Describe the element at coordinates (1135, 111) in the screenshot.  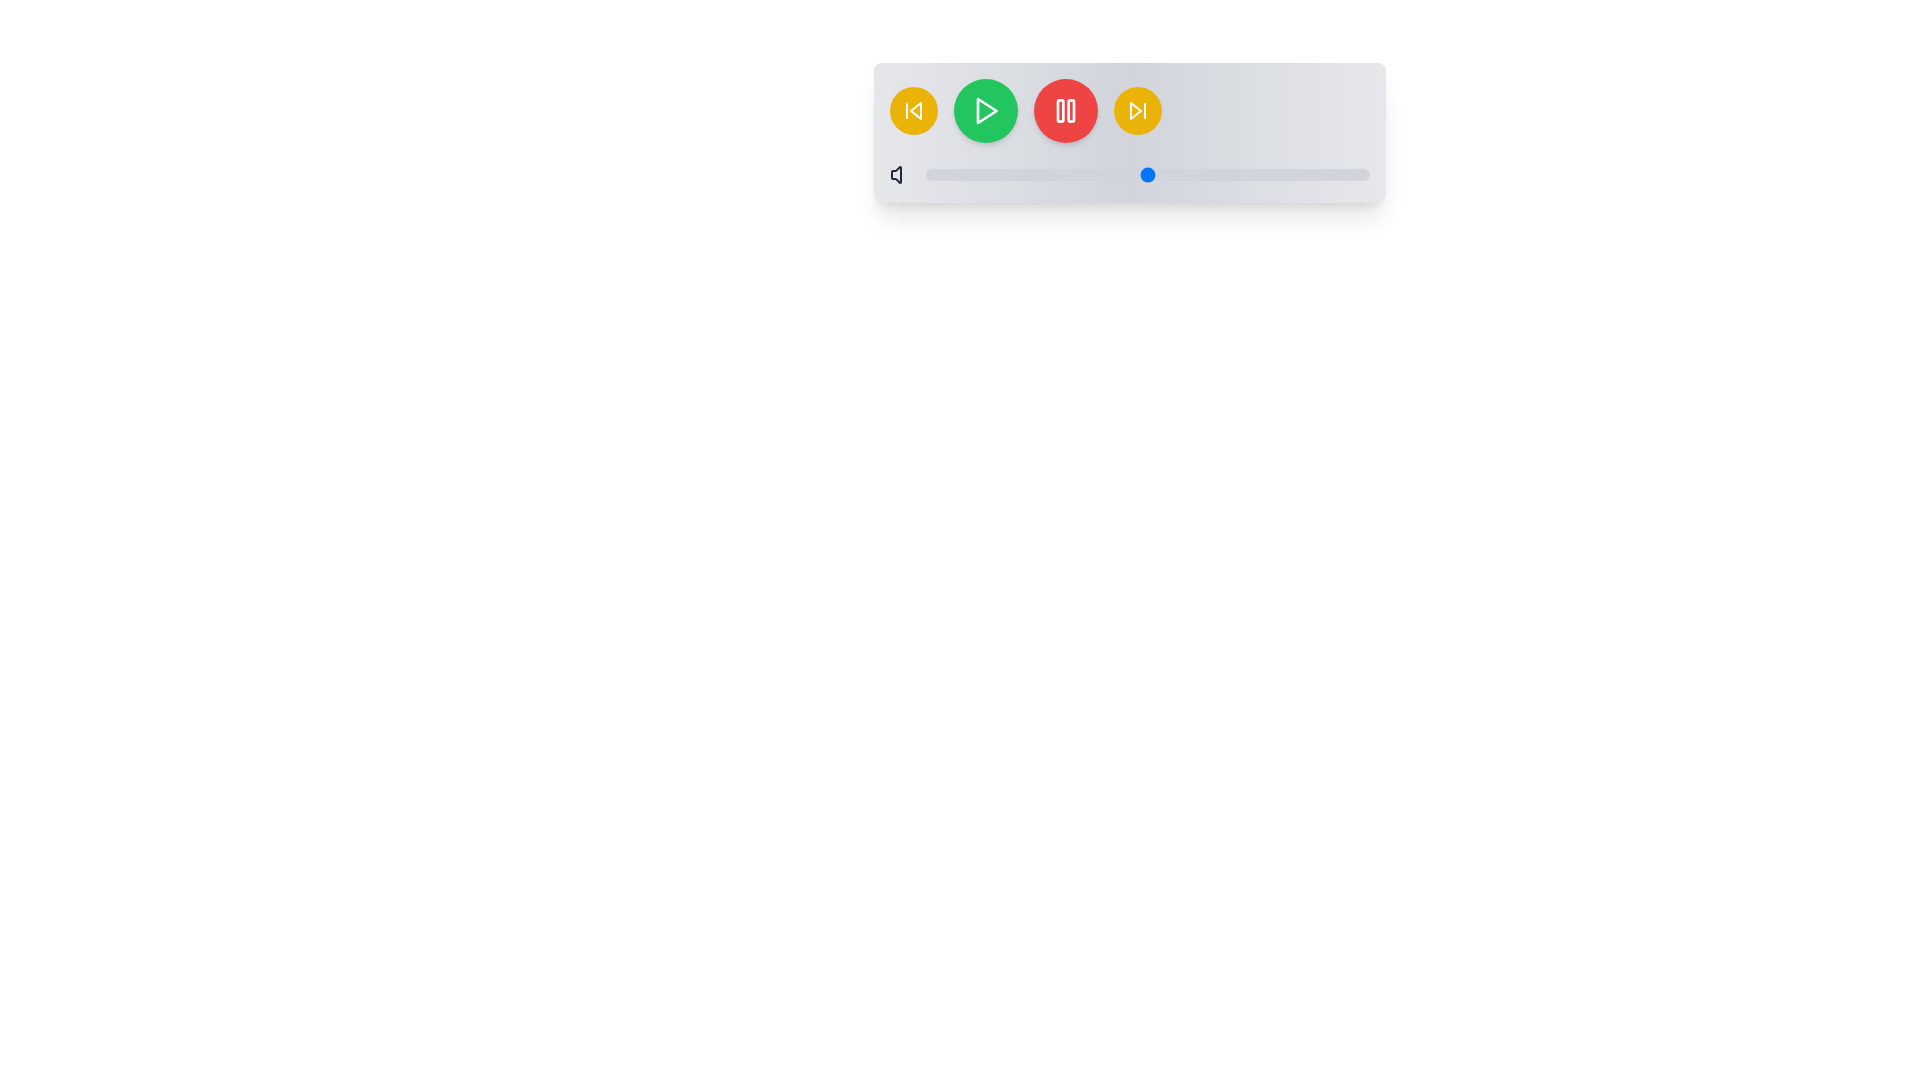
I see `the yellow triangular icon representing the skip forward action located at the far right side of the playback control bar` at that location.